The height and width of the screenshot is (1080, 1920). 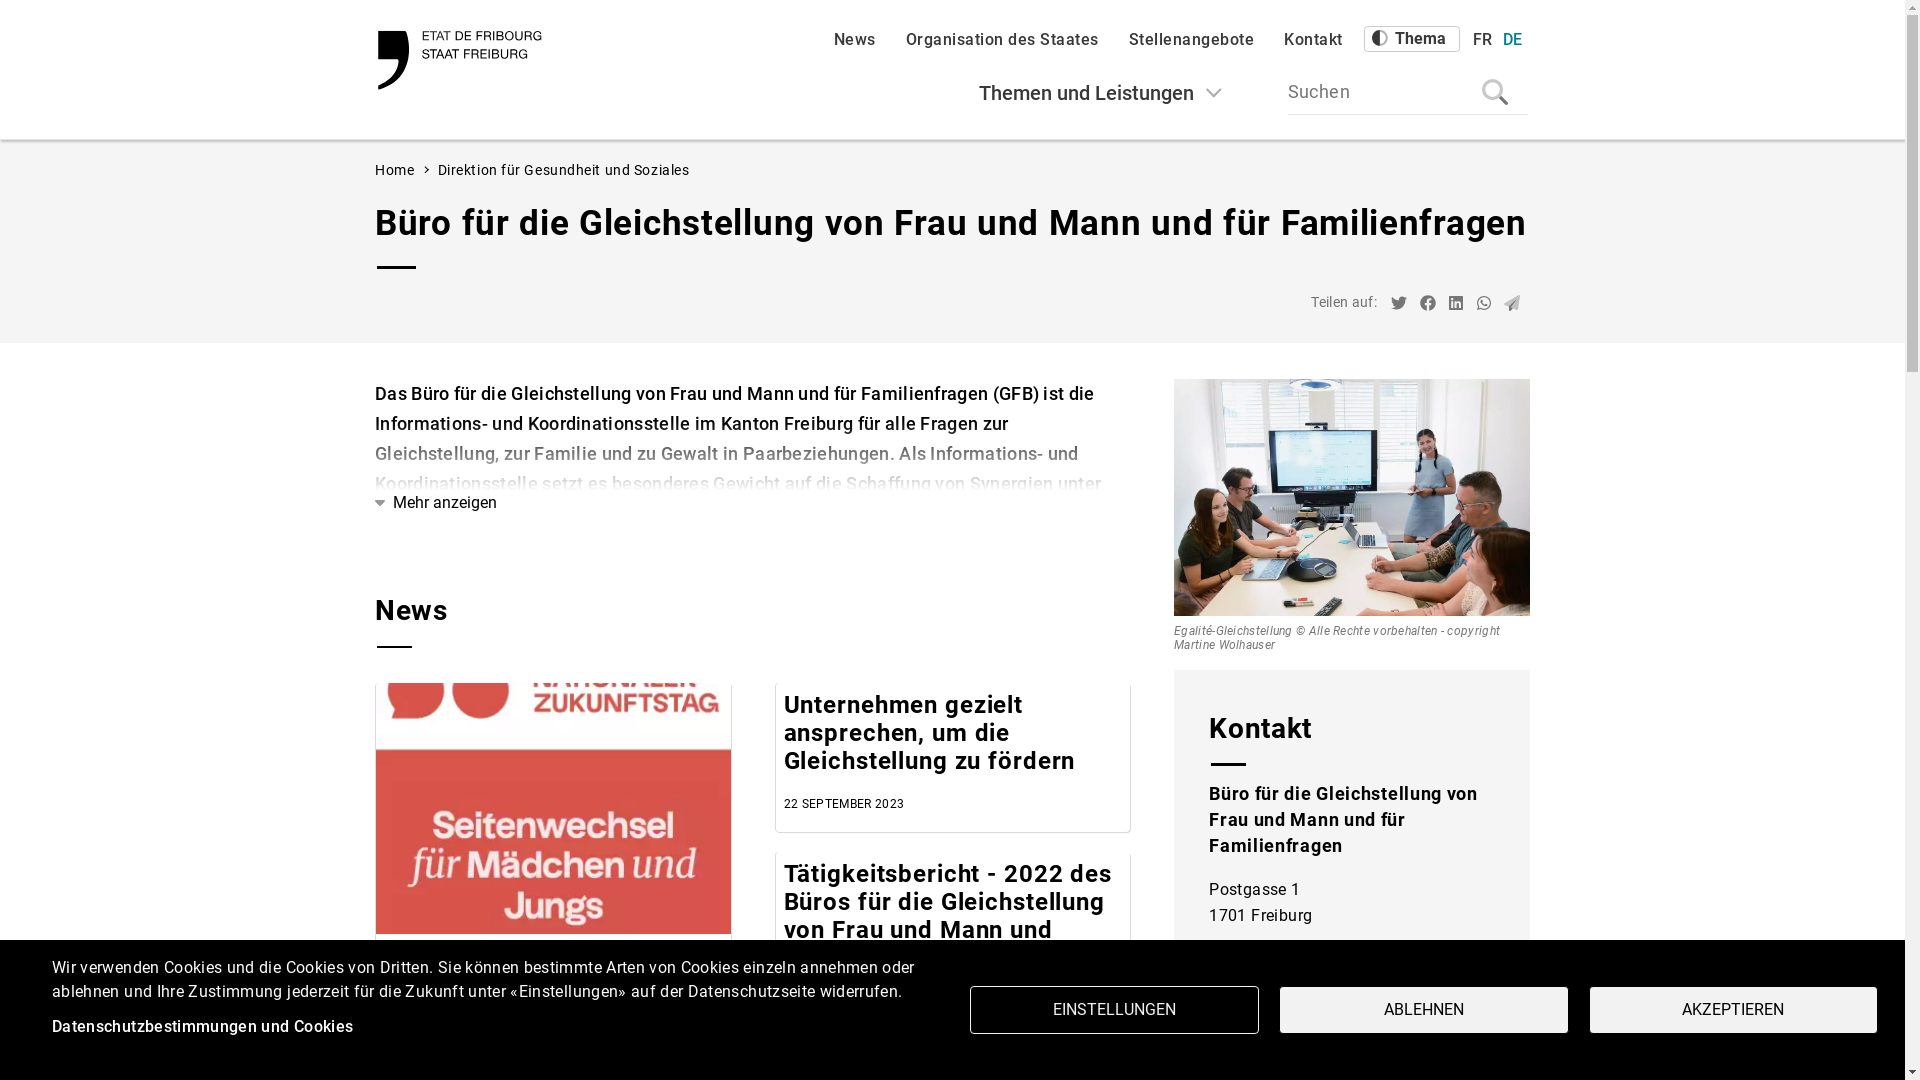 What do you see at coordinates (1427, 304) in the screenshot?
I see `'Teilen auf Facebook'` at bounding box center [1427, 304].